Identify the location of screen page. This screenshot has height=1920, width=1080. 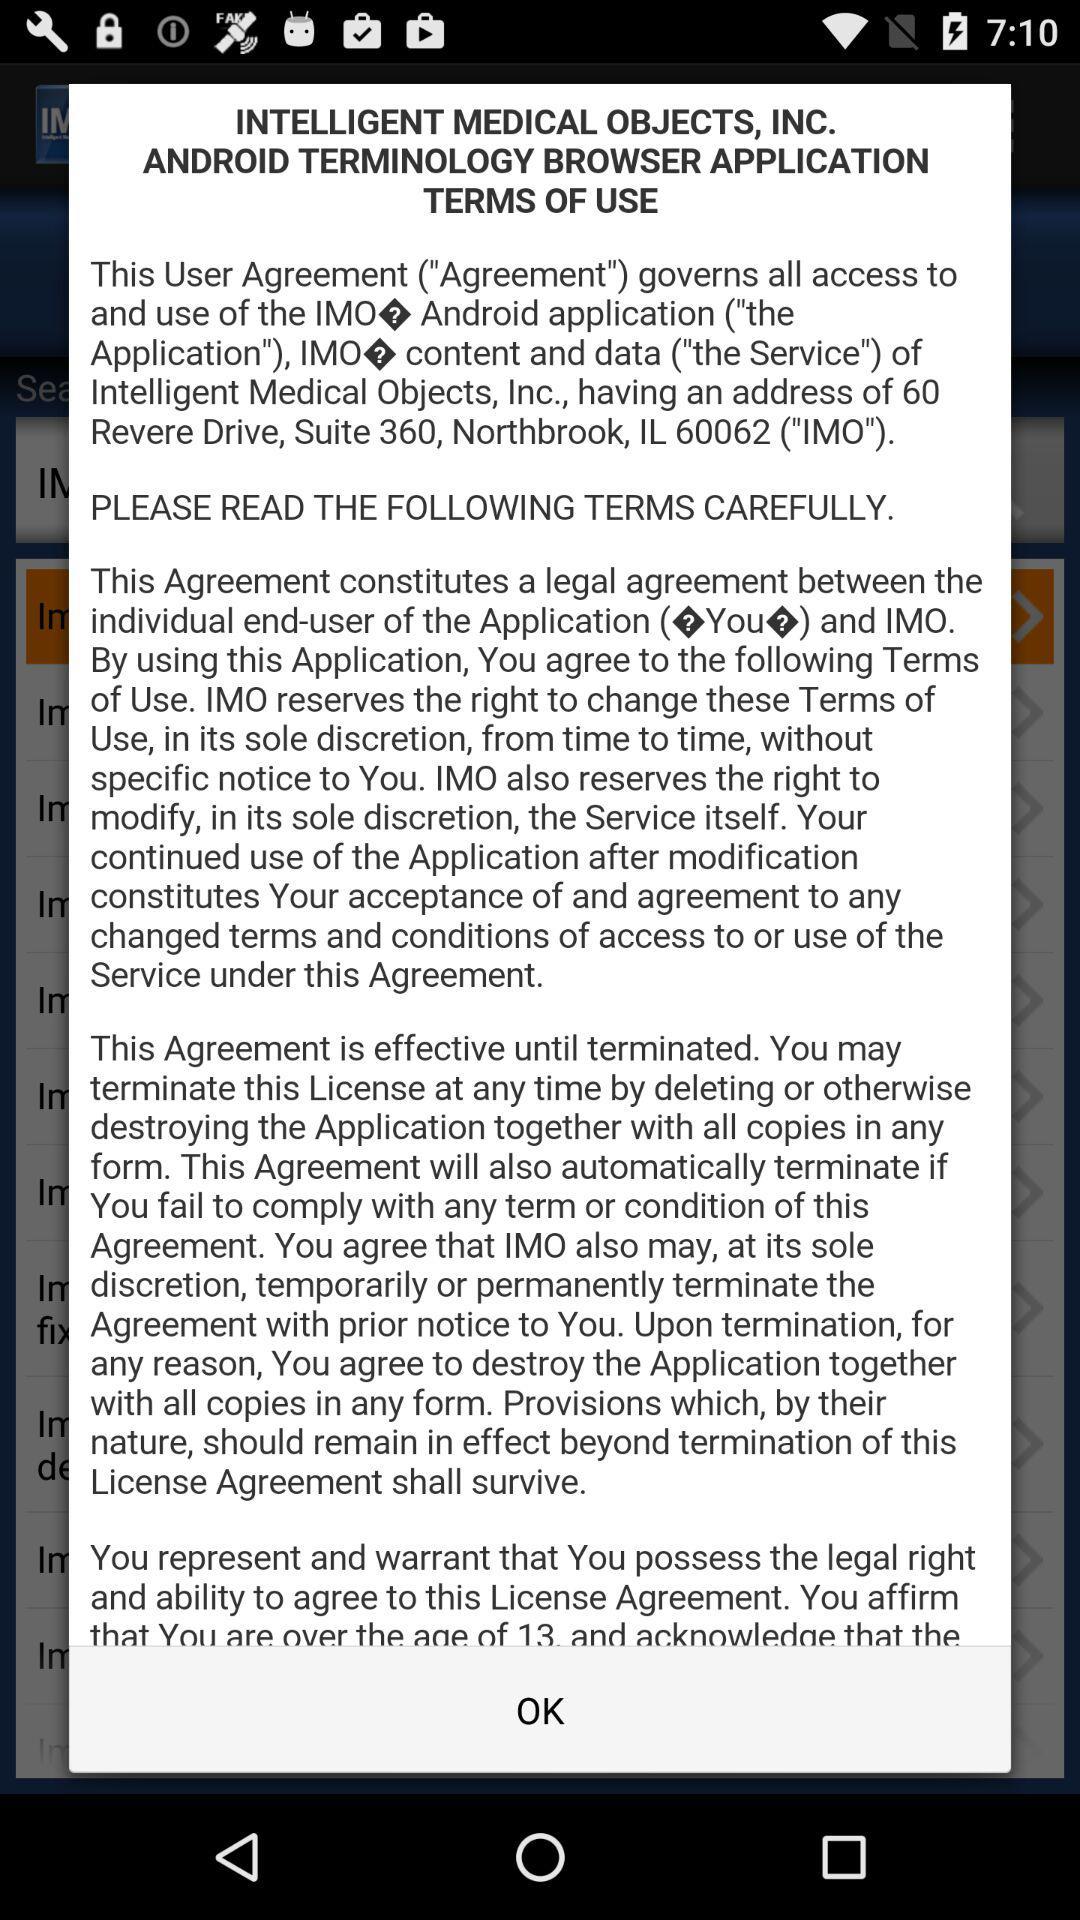
(540, 864).